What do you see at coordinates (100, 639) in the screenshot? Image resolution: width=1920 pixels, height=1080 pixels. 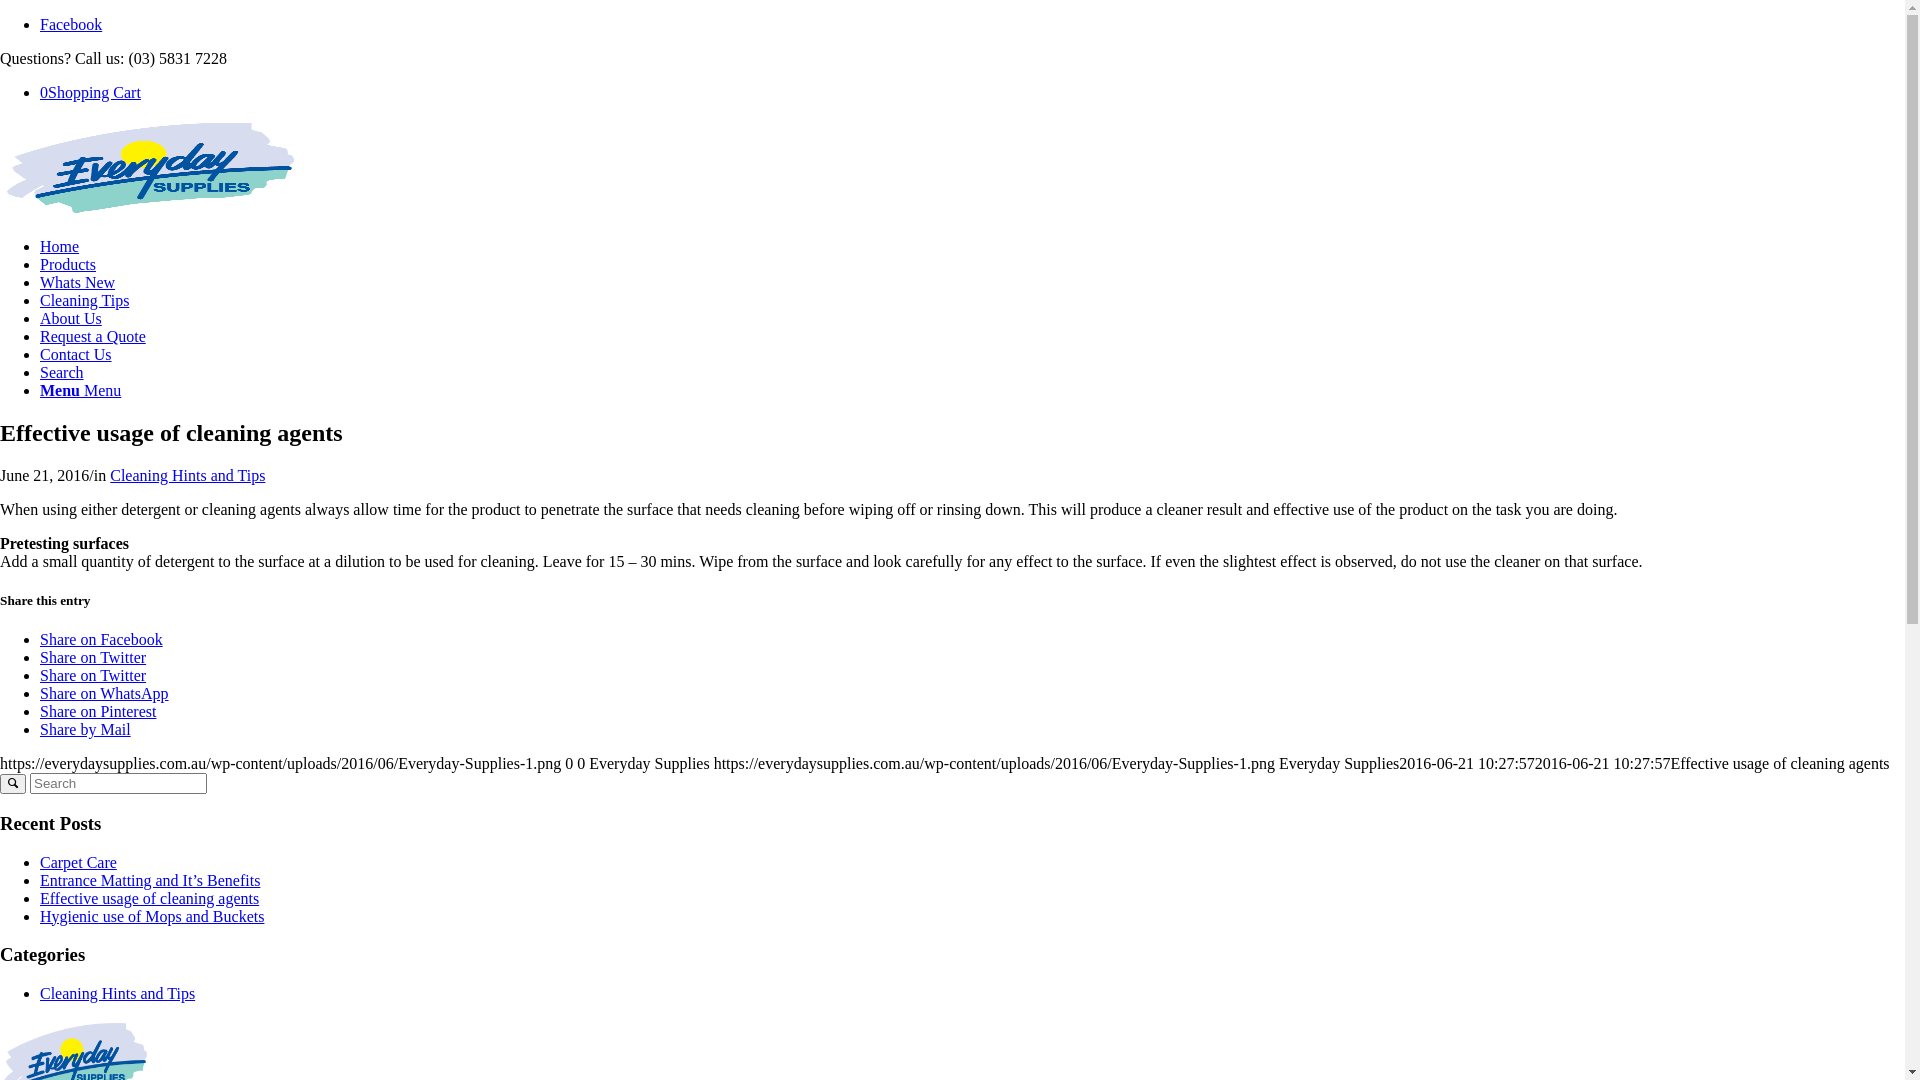 I see `'Share on Facebook'` at bounding box center [100, 639].